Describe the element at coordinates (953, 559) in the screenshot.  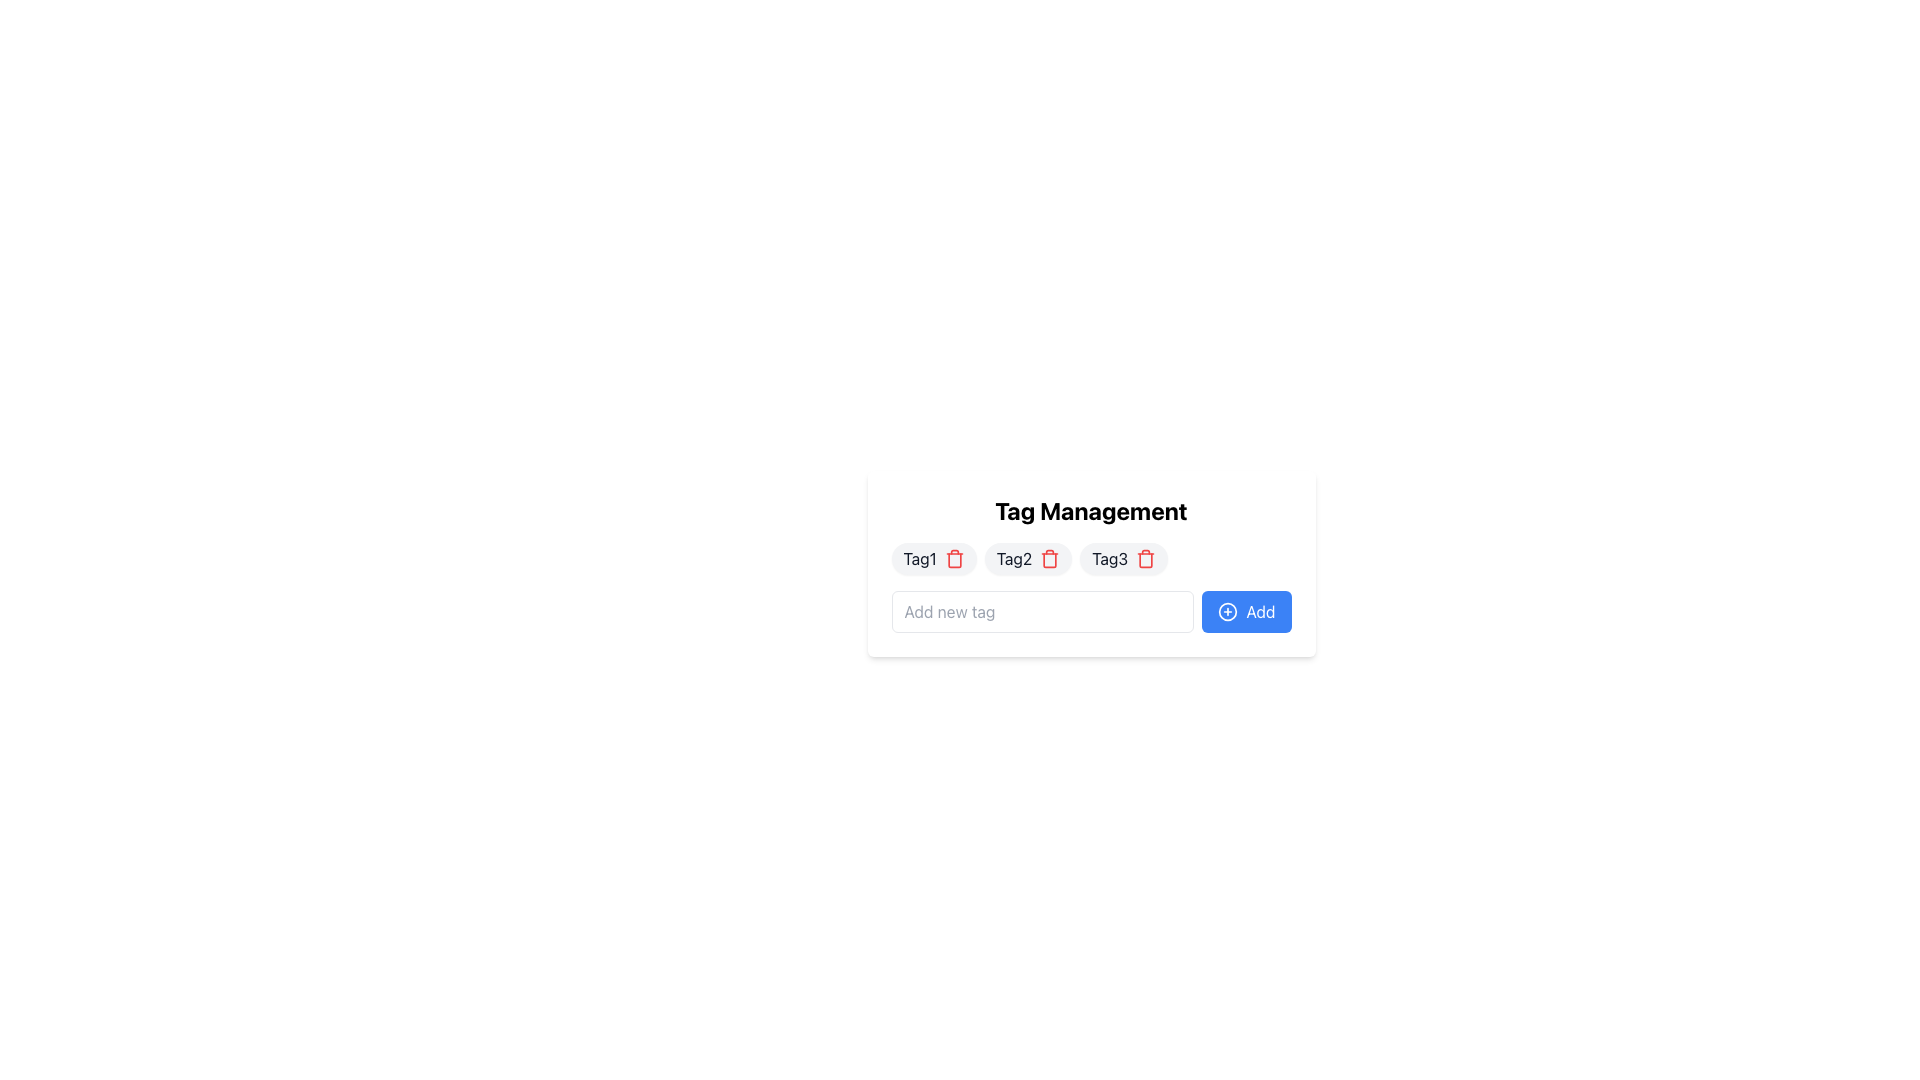
I see `the delete icon located to the right of the 'Tag1' component` at that location.